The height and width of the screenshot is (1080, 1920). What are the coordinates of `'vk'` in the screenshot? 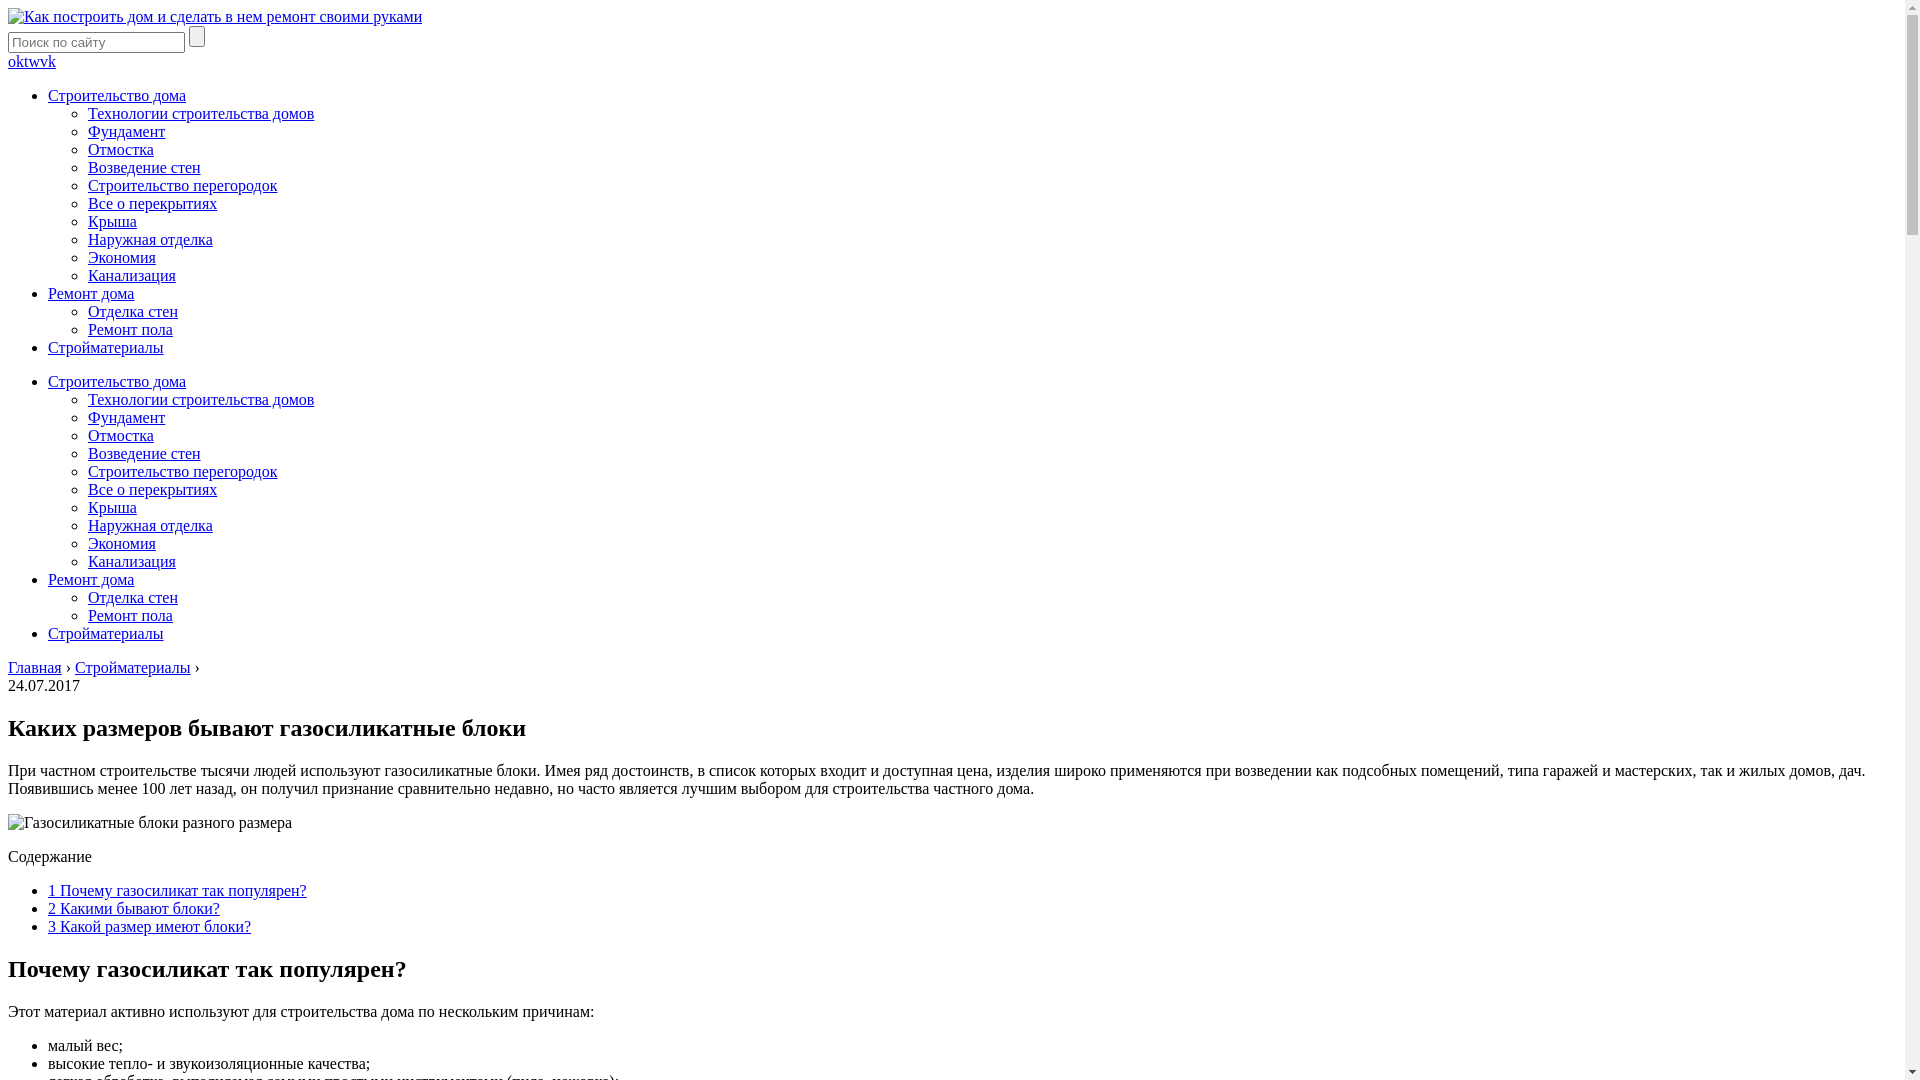 It's located at (48, 60).